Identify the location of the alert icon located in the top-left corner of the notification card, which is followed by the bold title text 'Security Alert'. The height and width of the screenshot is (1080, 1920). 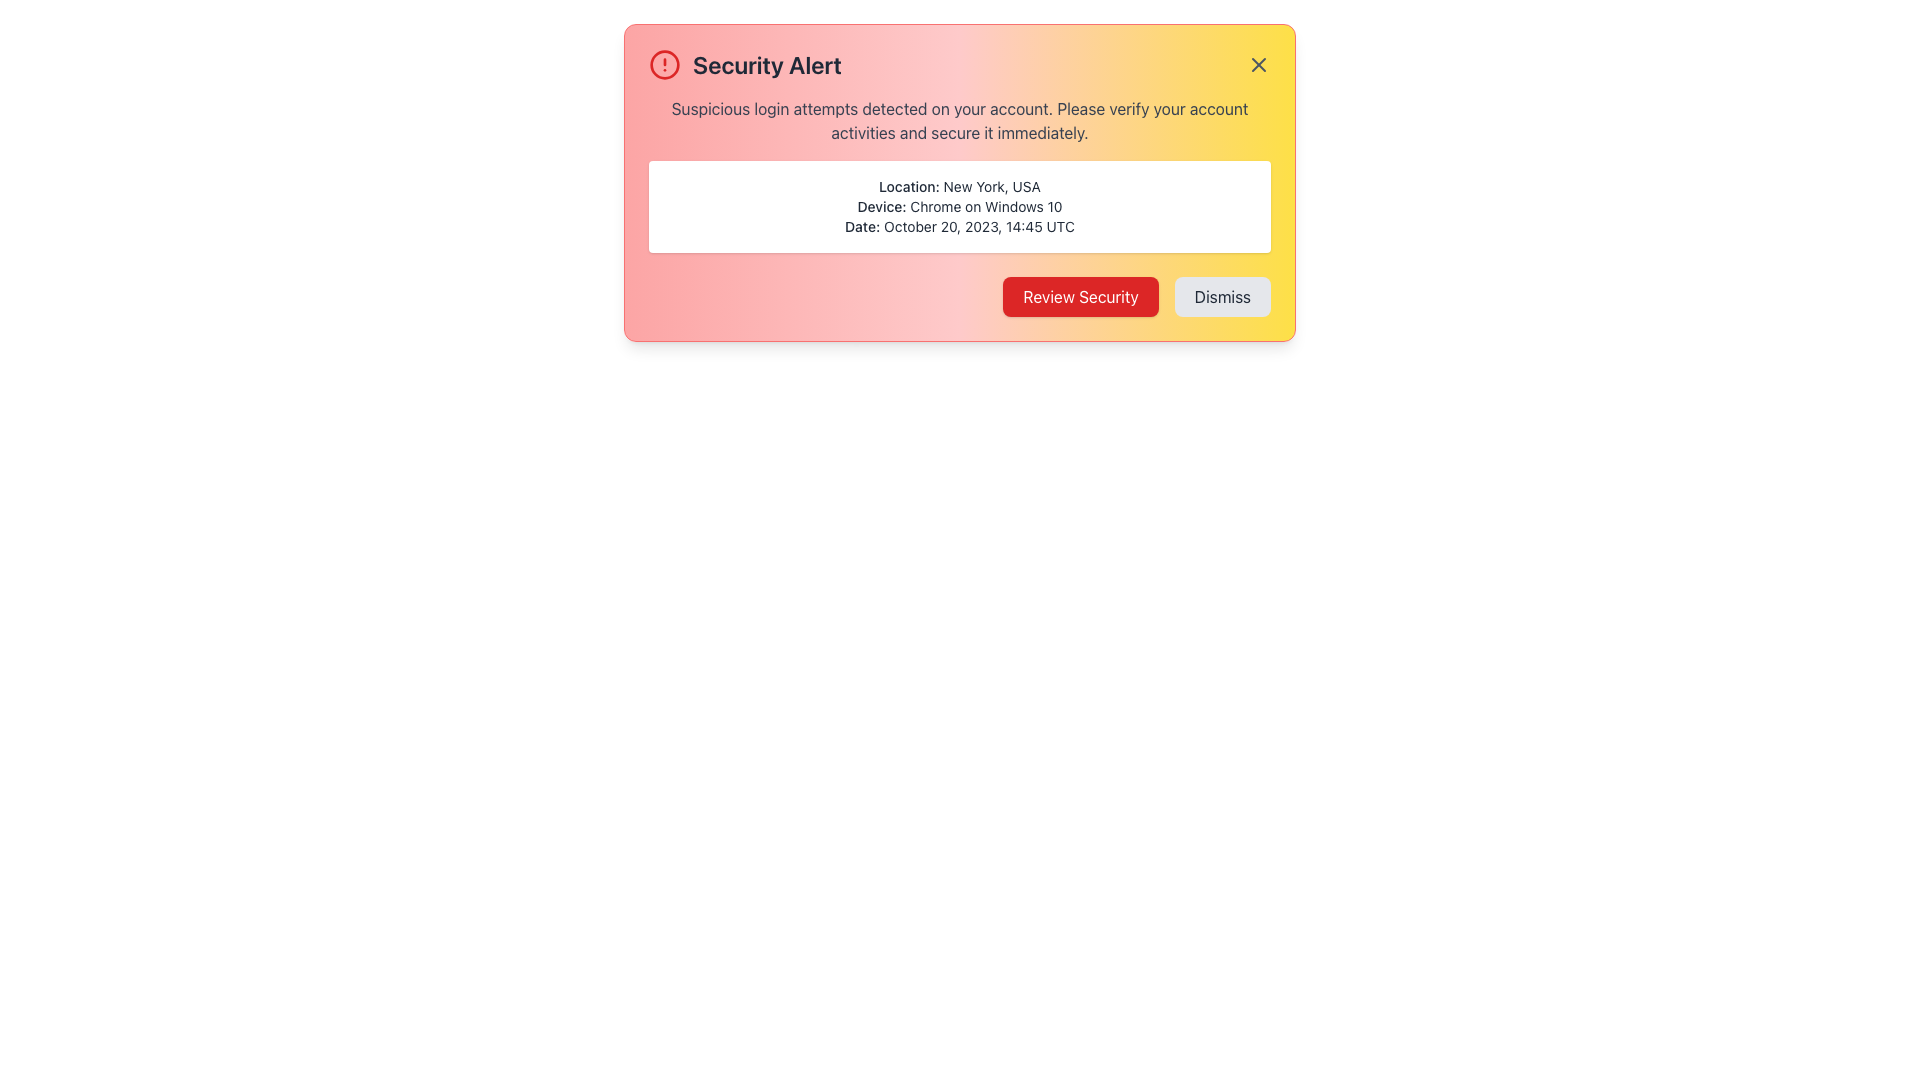
(665, 64).